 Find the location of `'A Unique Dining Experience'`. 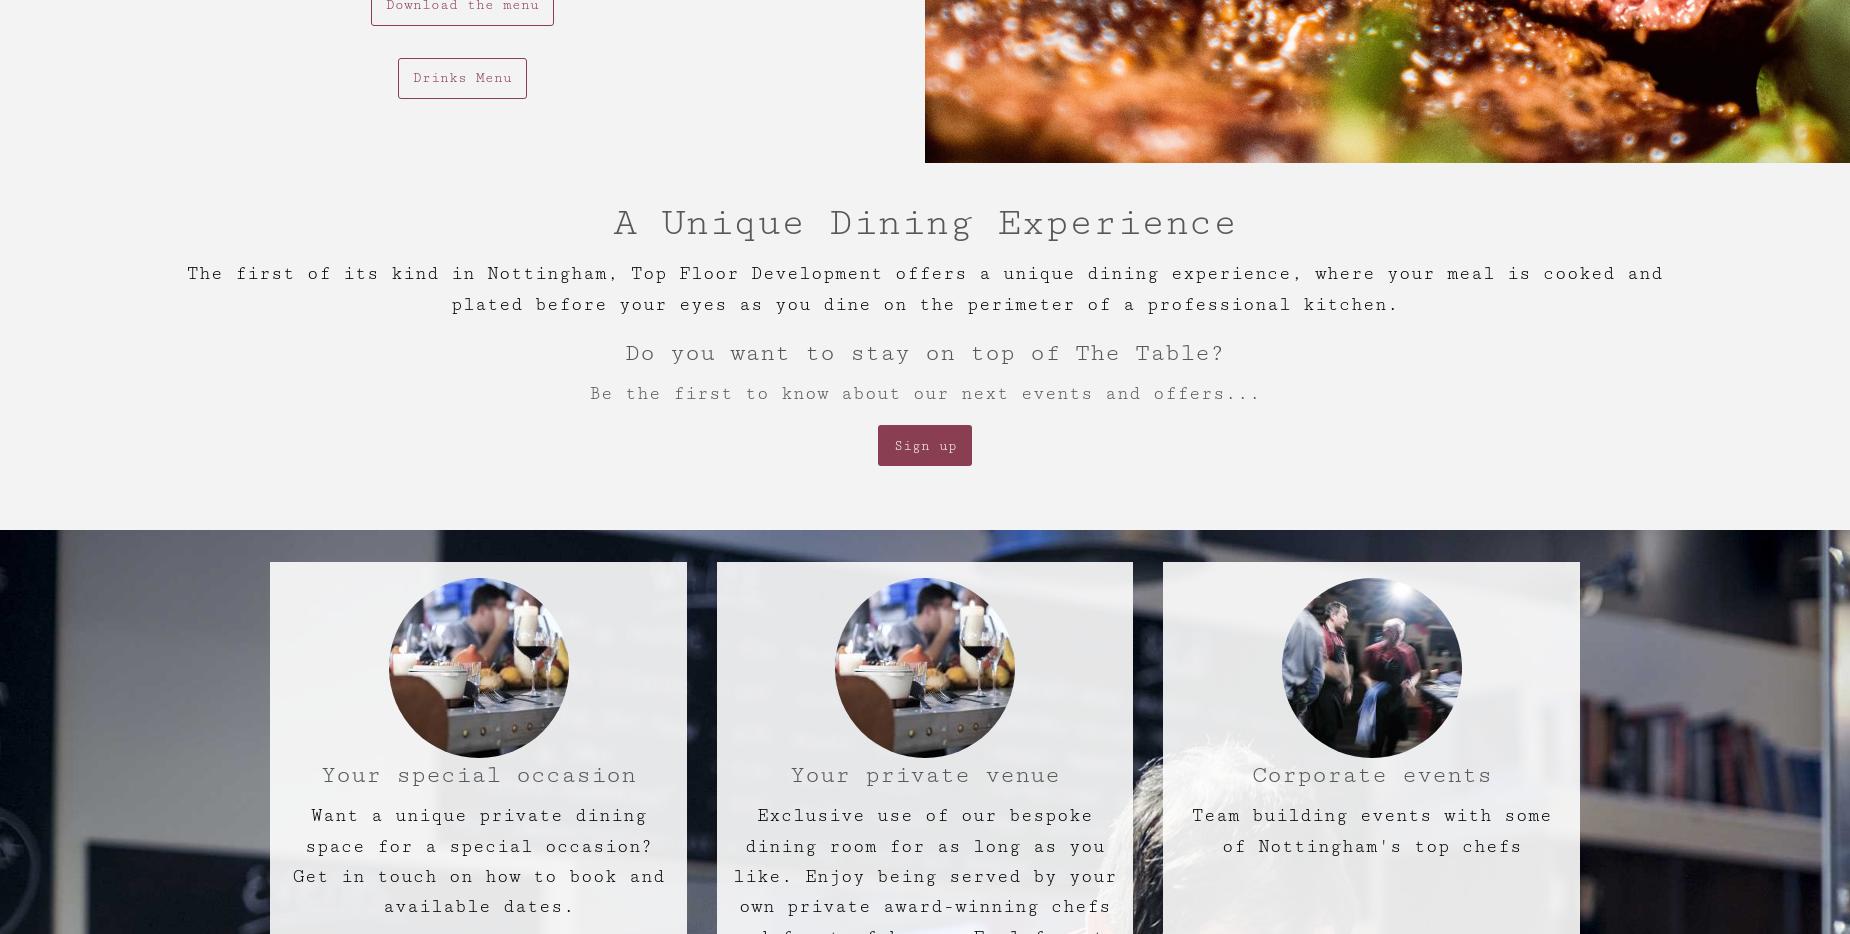

'A Unique Dining Experience' is located at coordinates (925, 222).